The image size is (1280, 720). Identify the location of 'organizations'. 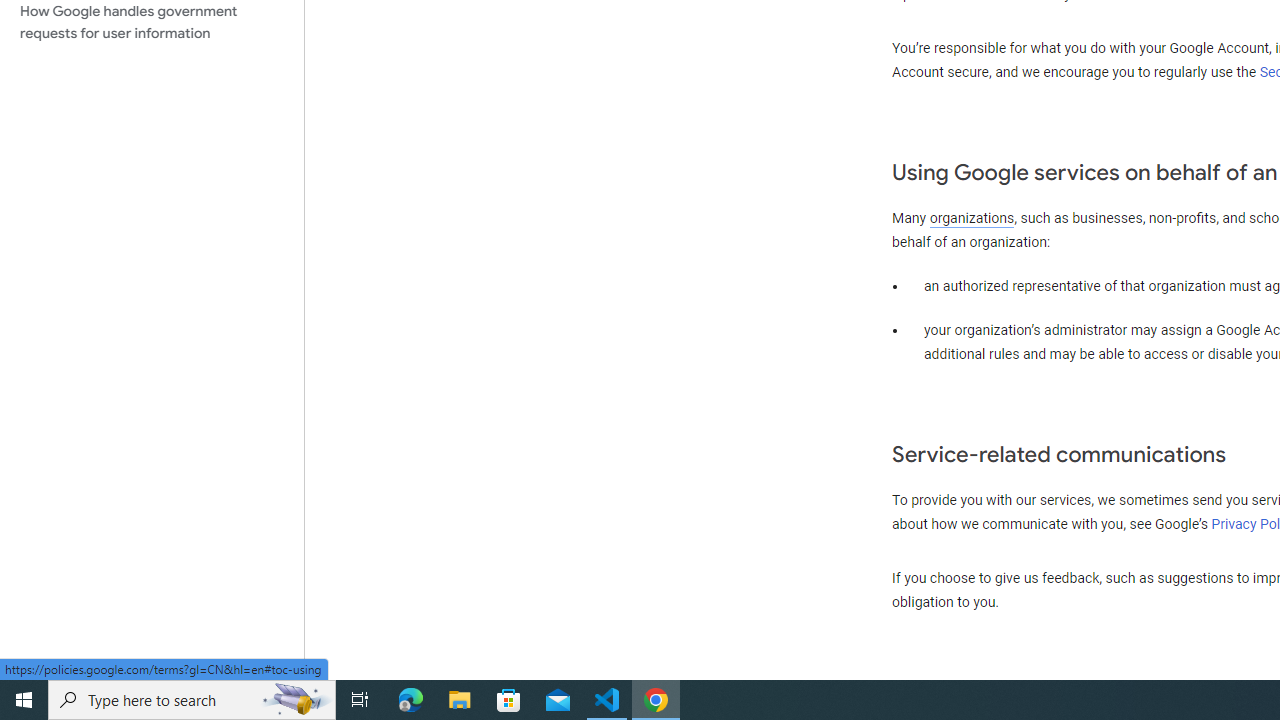
(972, 218).